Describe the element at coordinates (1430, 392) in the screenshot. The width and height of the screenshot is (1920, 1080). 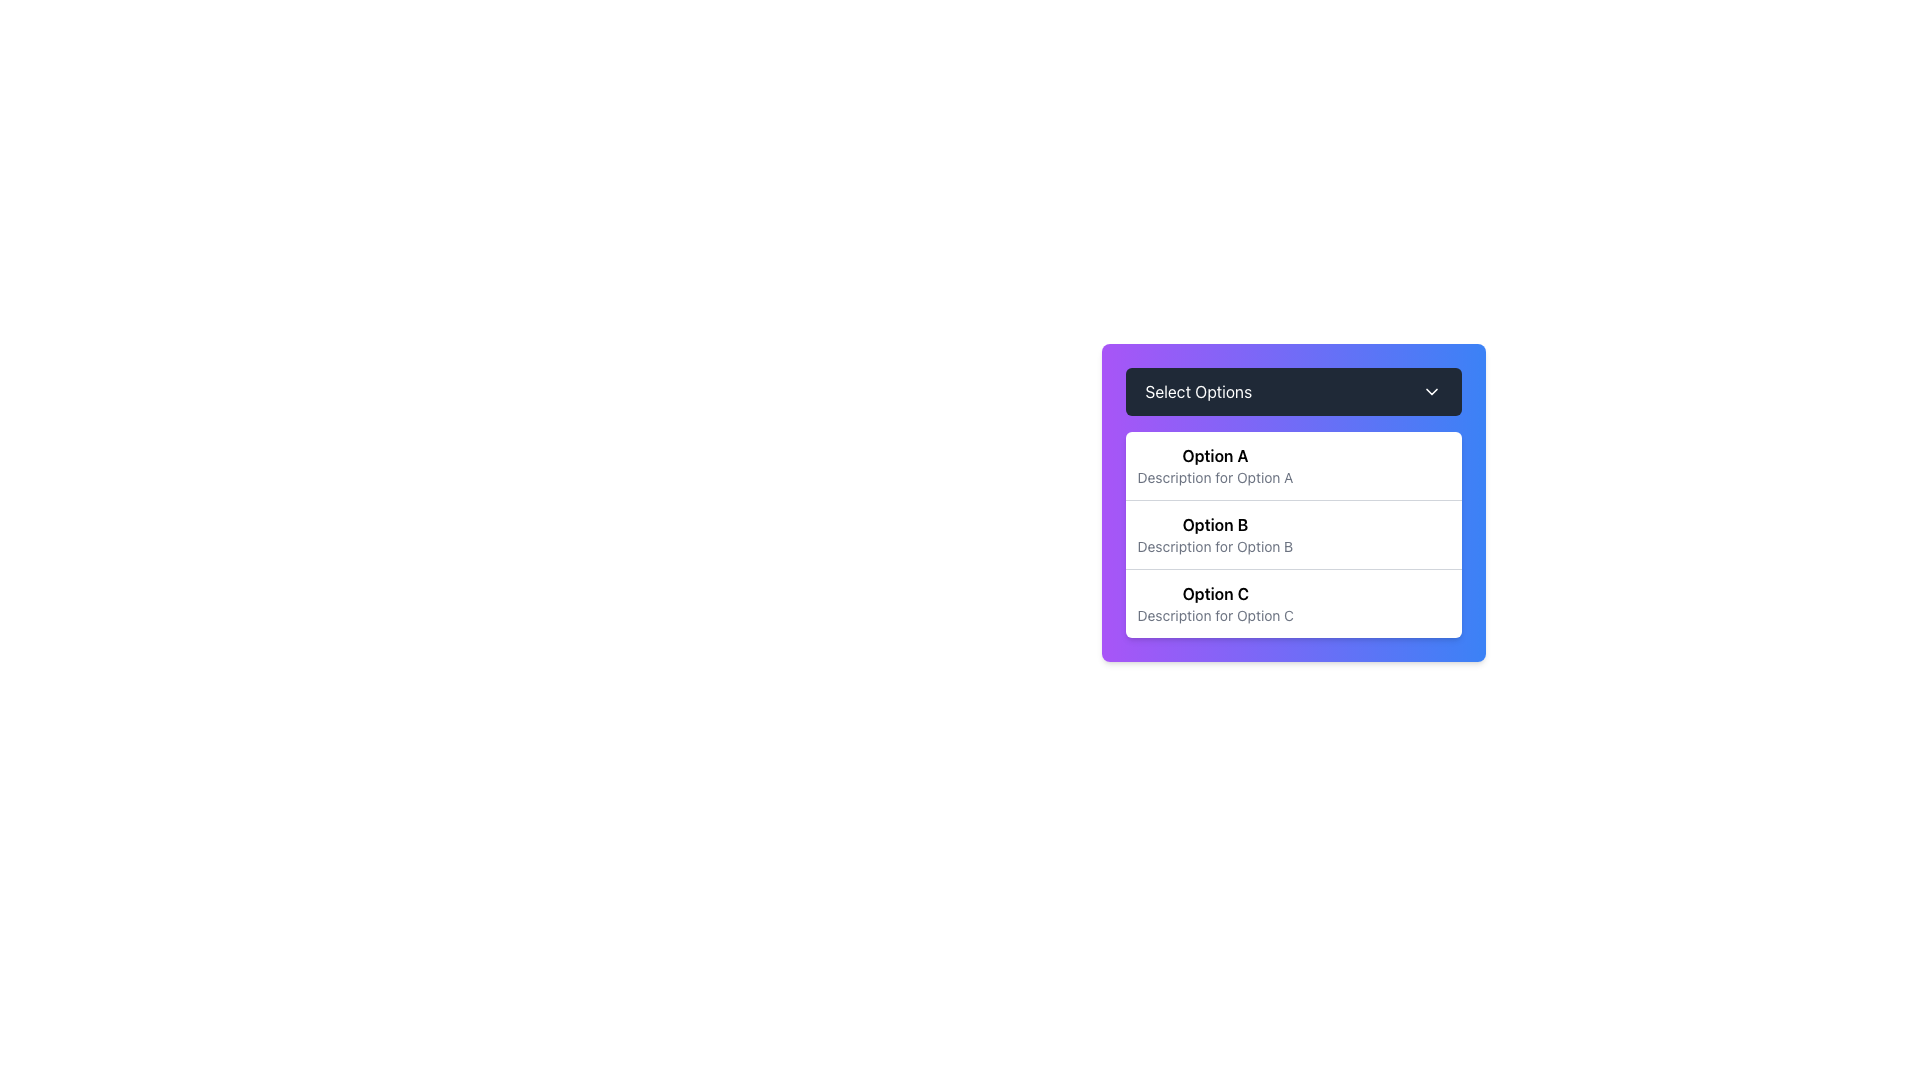
I see `the downward chevron icon located at the far right of the 'Select Options' section` at that location.